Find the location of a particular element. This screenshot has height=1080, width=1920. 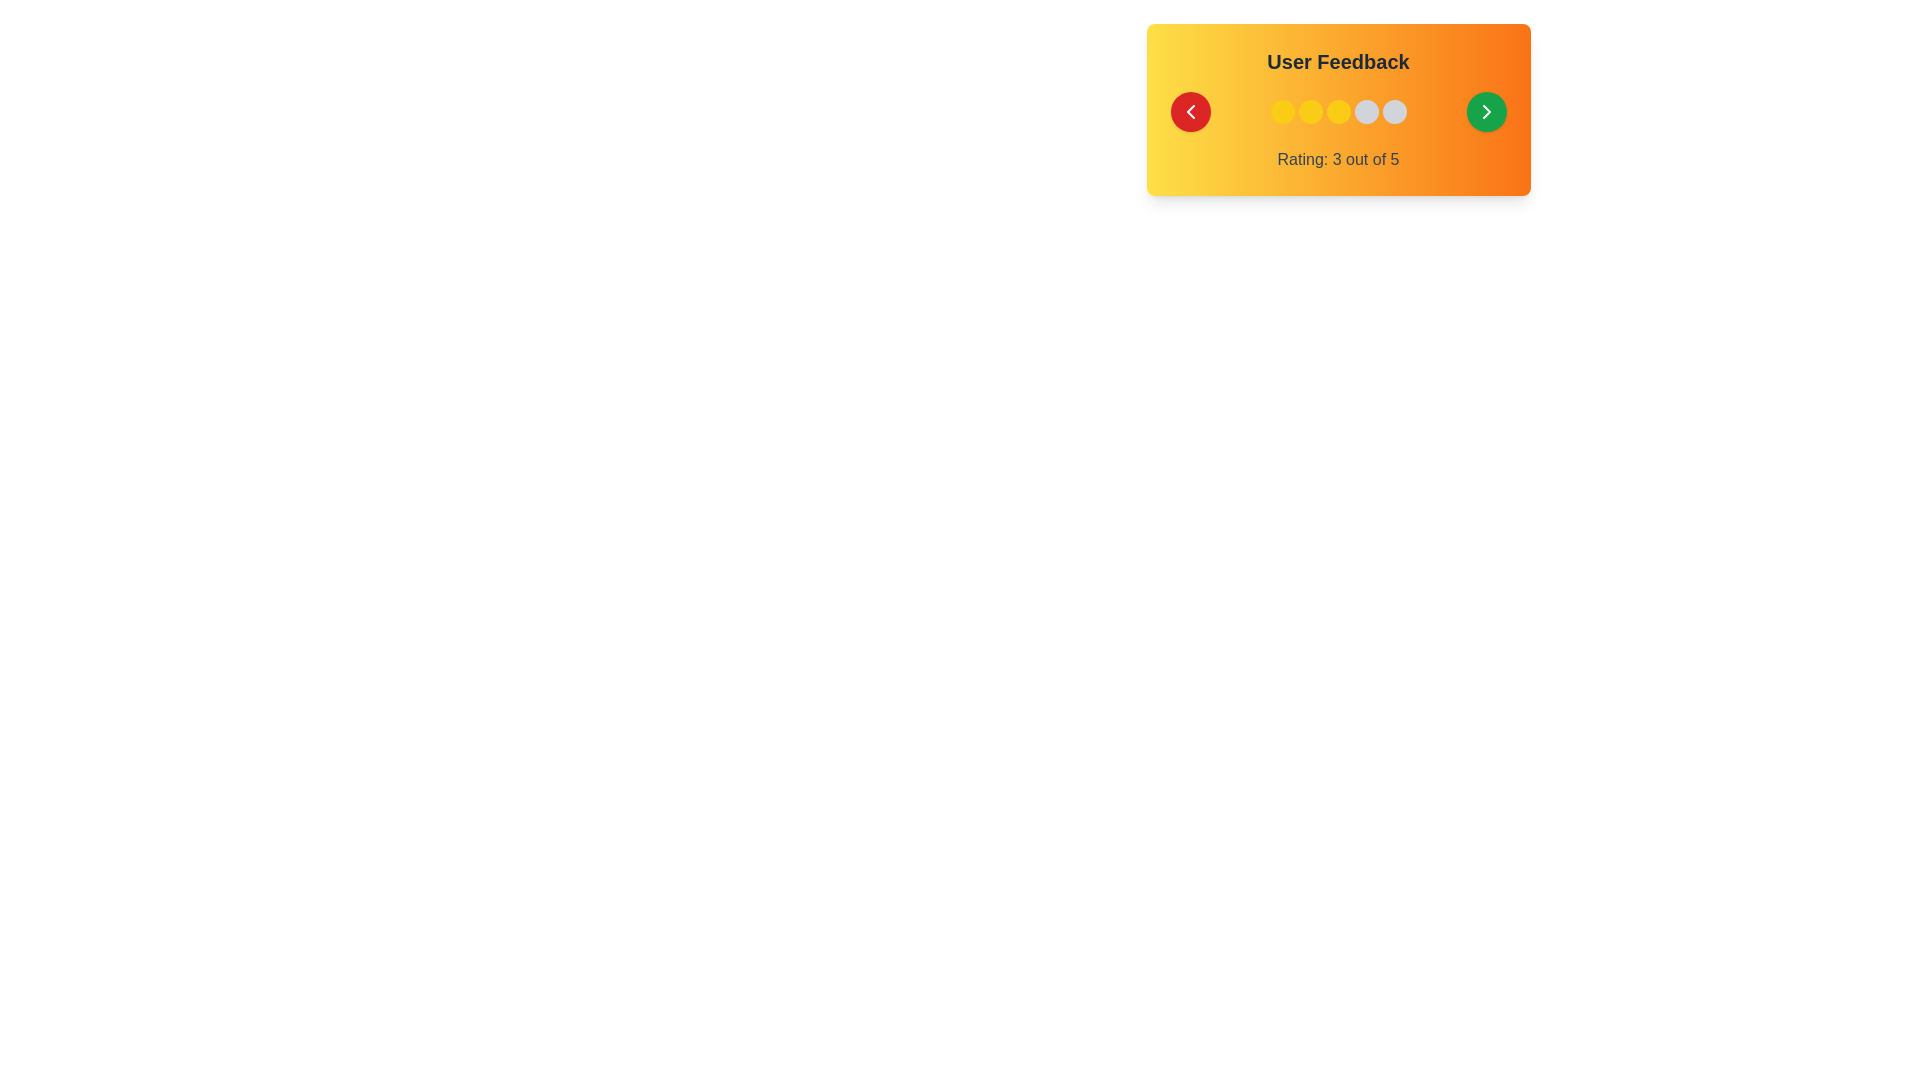

the navigation button located on the left side of the interface is located at coordinates (1190, 111).